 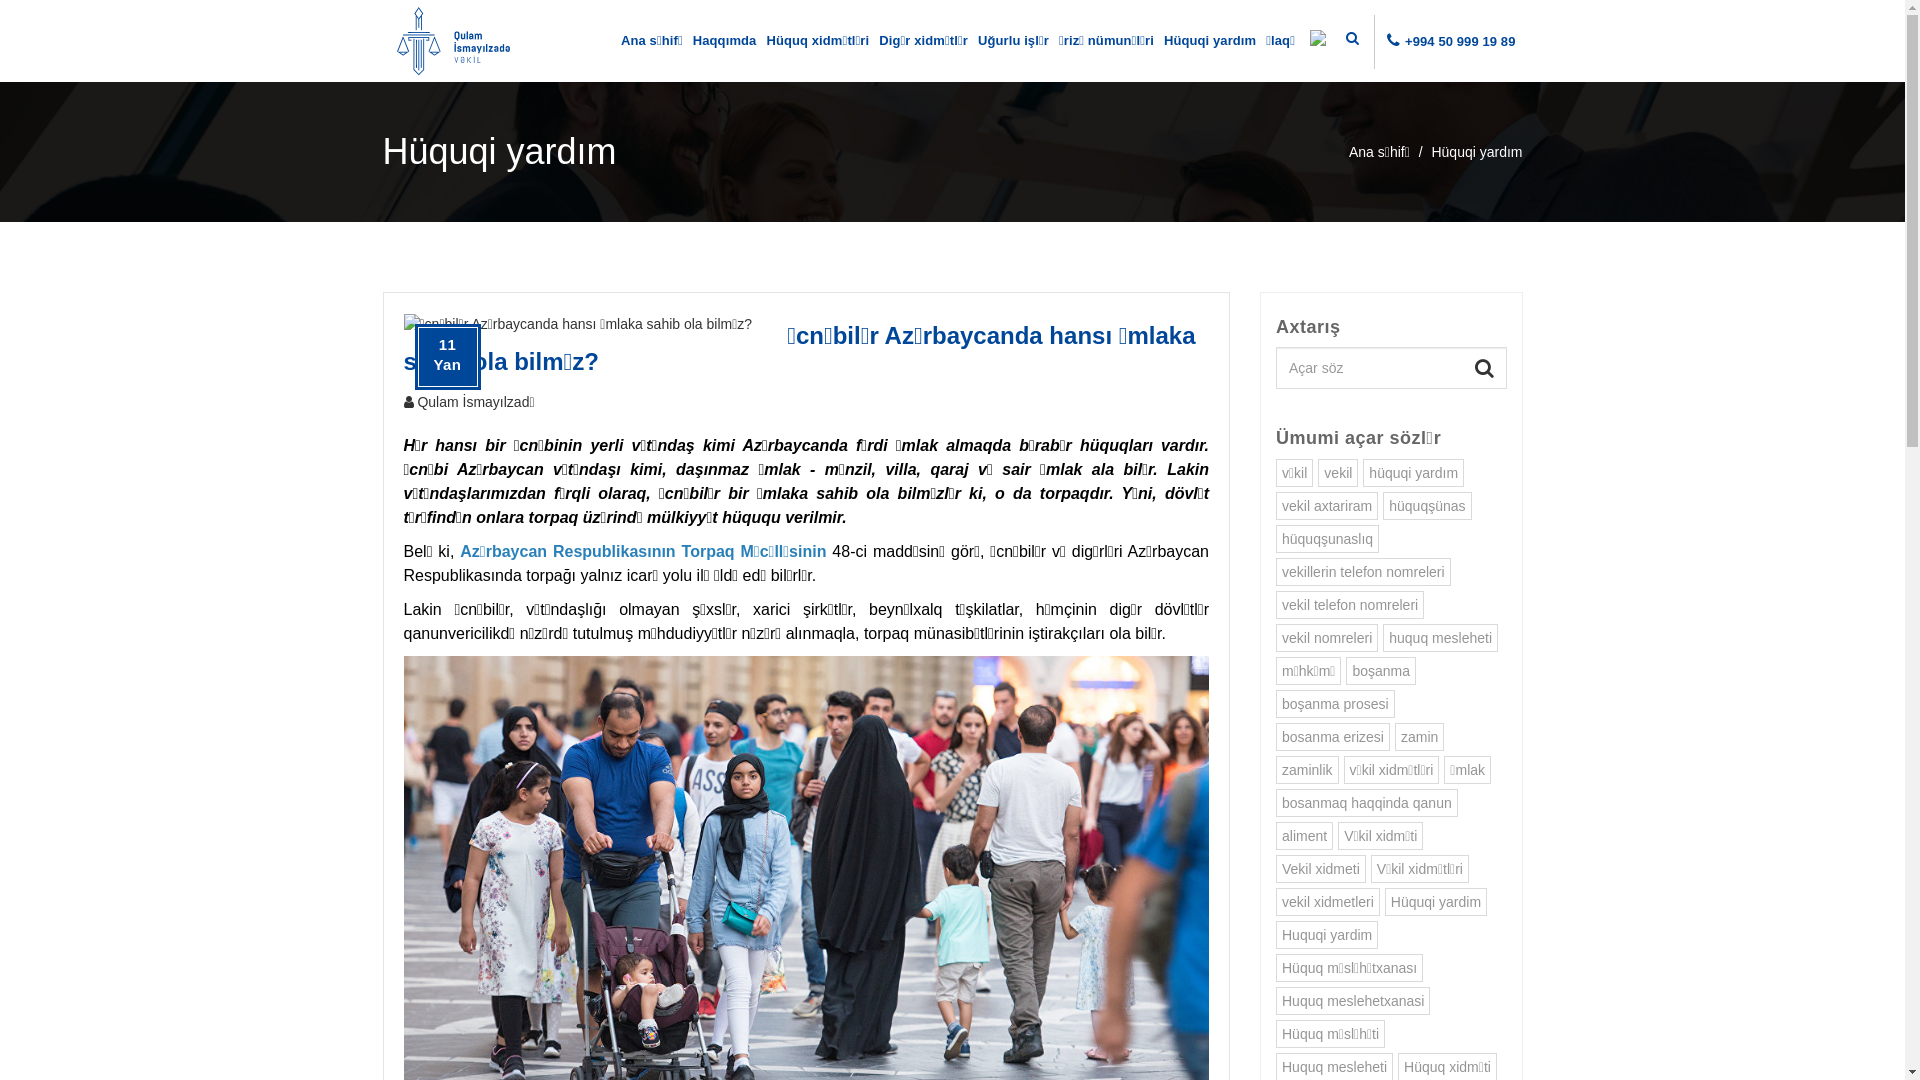 I want to click on 'zaminlik', so click(x=1307, y=769).